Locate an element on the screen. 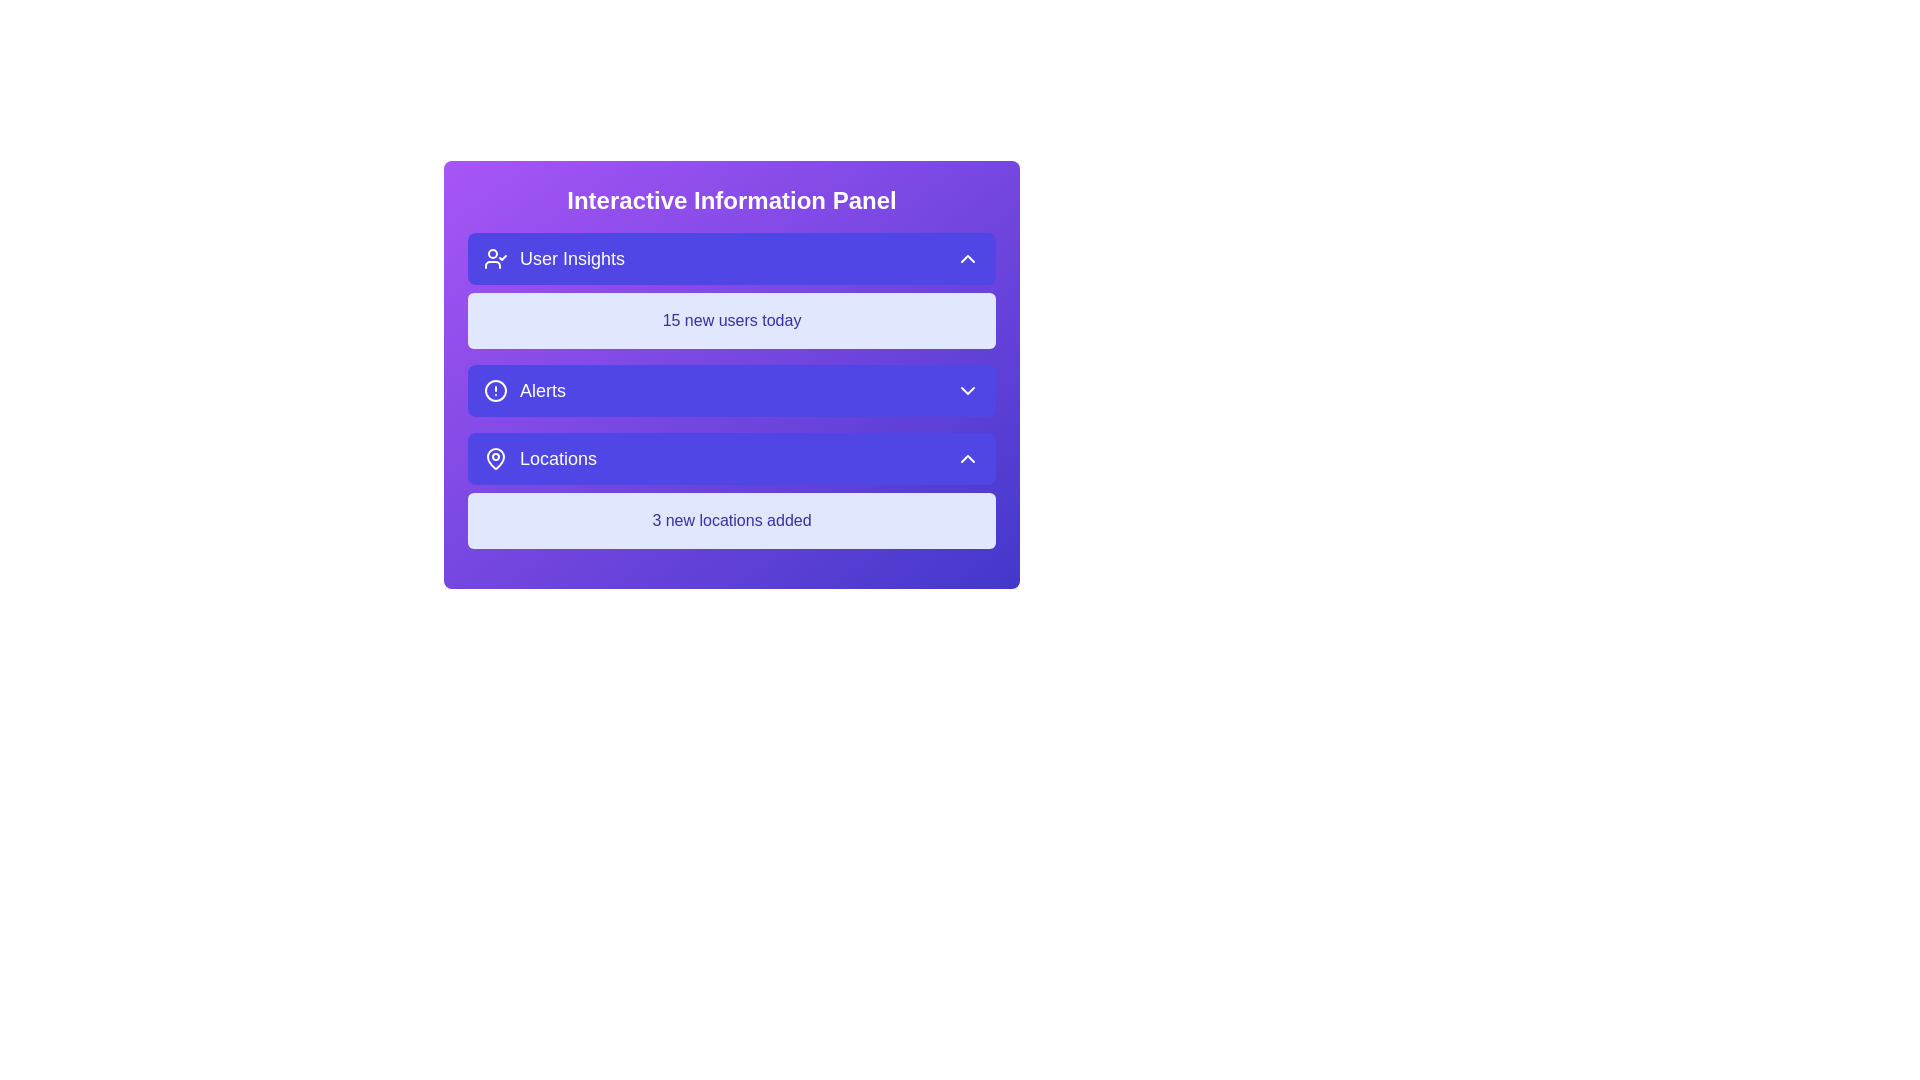  the panel button corresponding to User Insights is located at coordinates (730, 257).